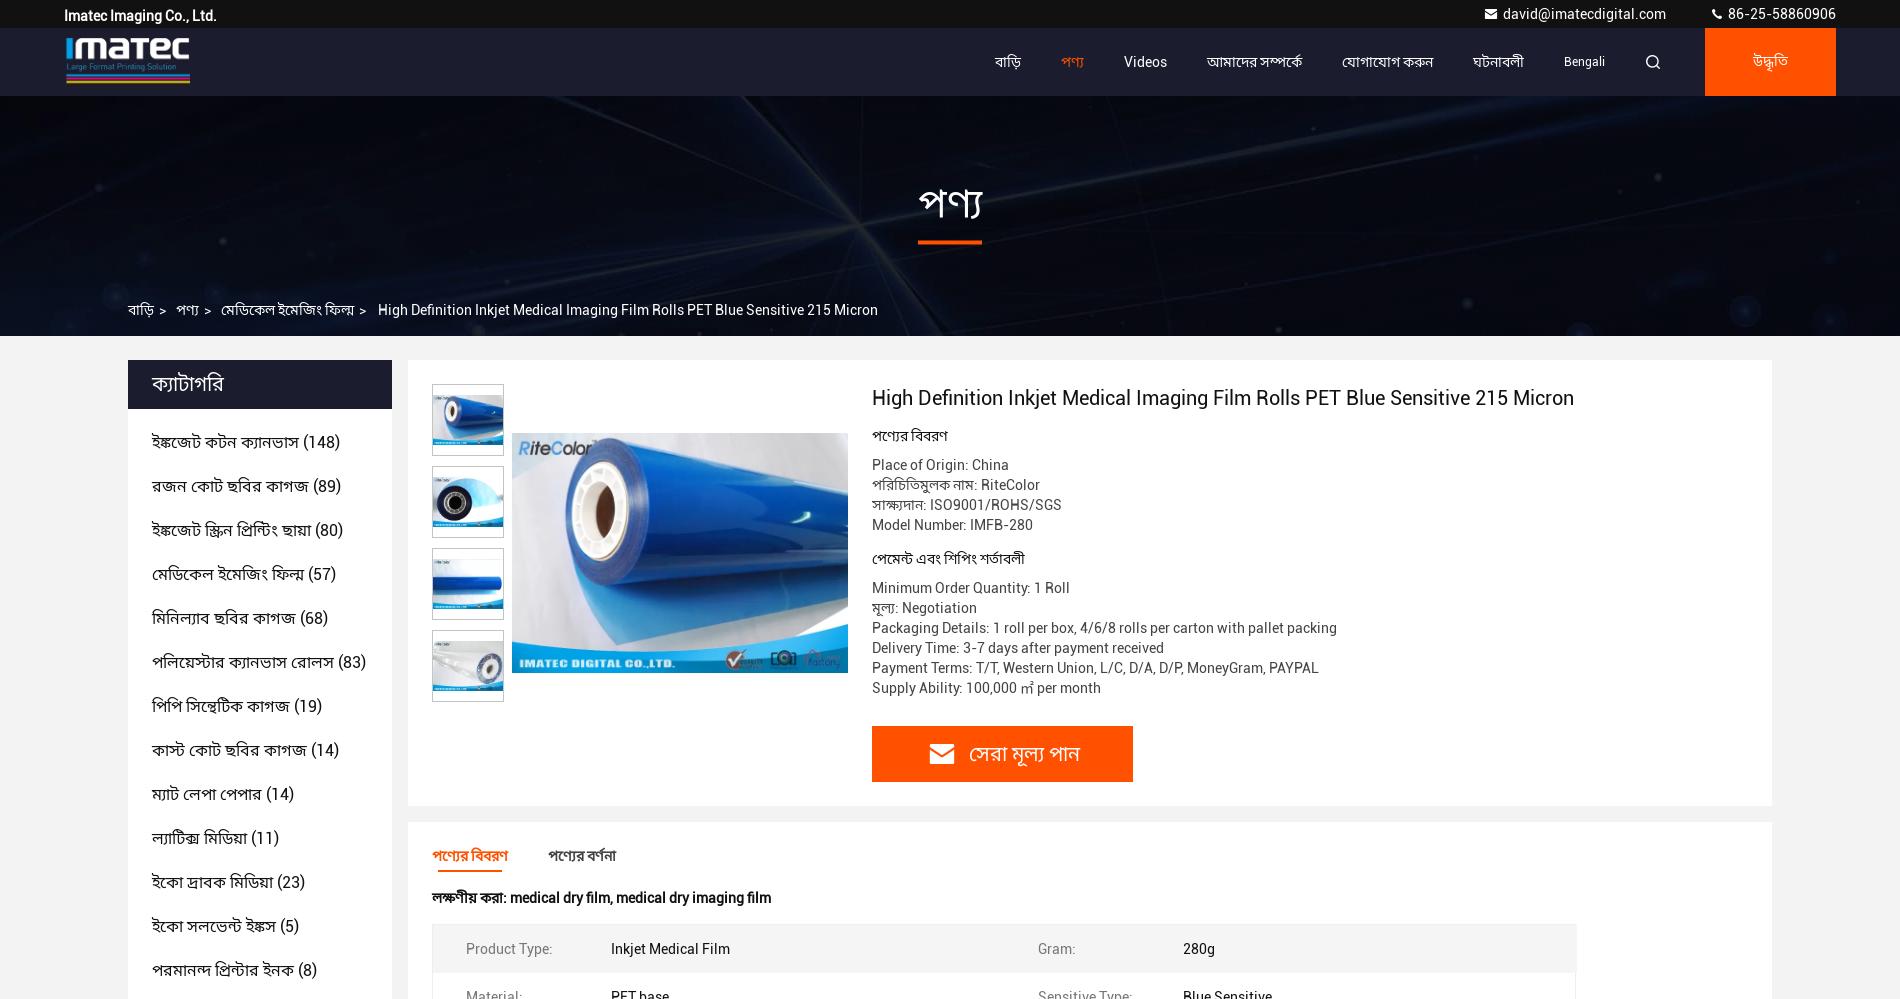  I want to click on '(83)', so click(348, 661).